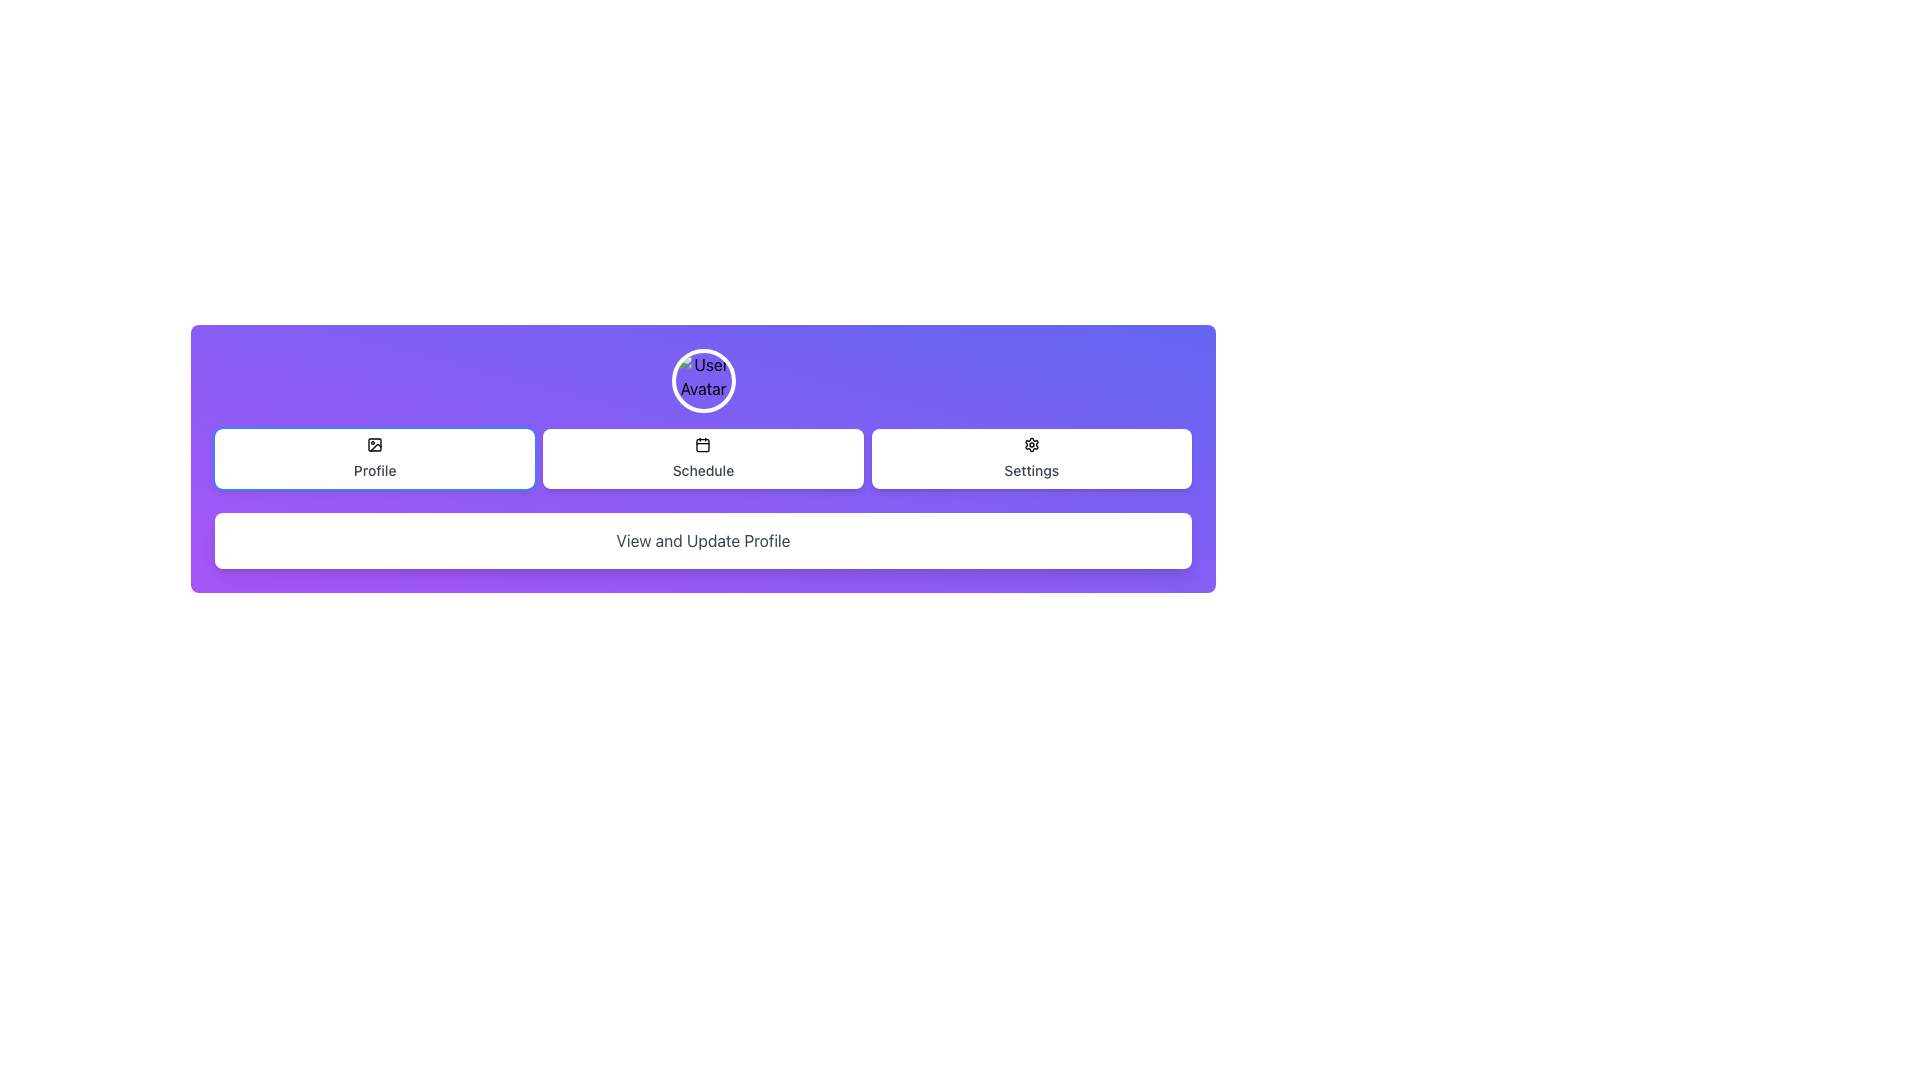 The image size is (1920, 1080). Describe the element at coordinates (1031, 443) in the screenshot. I see `the settings icon located at the top-center of the 'Settings' card, which is the third card from the left` at that location.